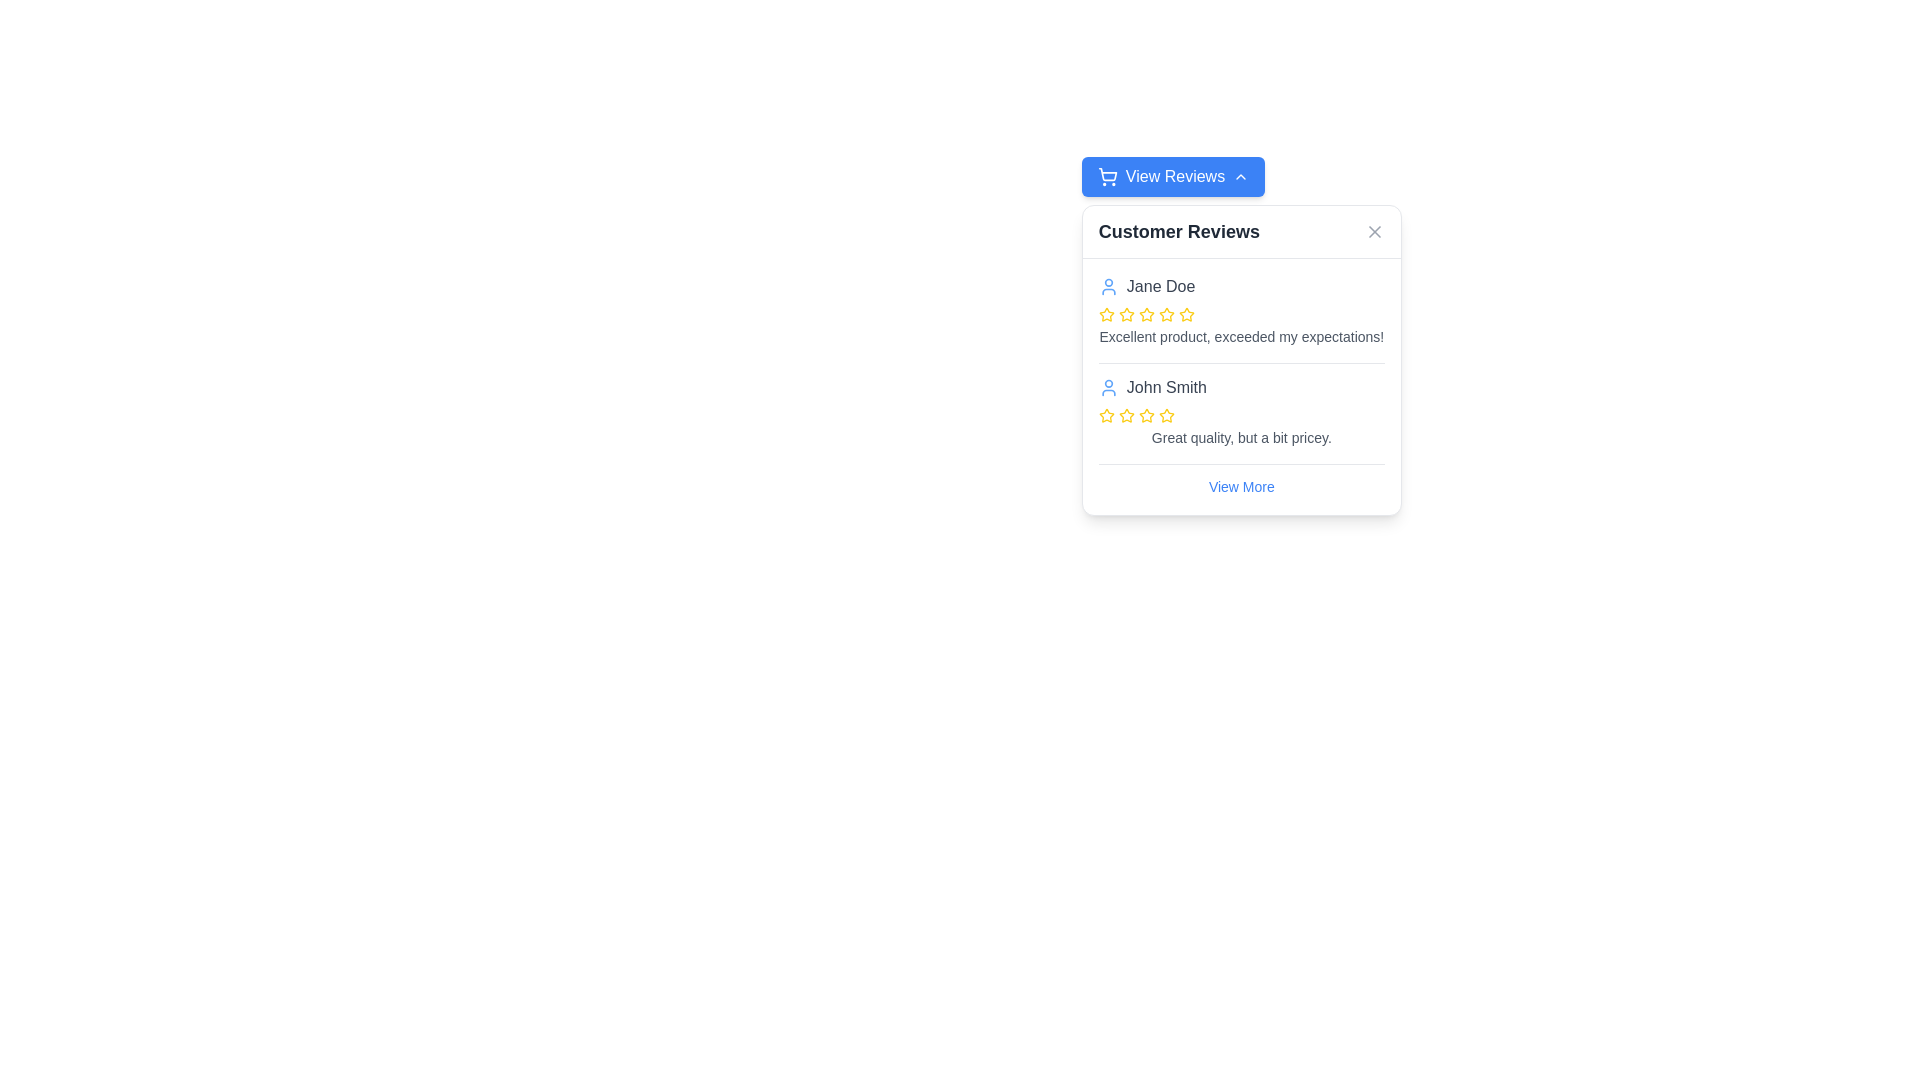  Describe the element at coordinates (1105, 415) in the screenshot. I see `the first star icon in the 4-star rating system for the customer review by 'John Smith'` at that location.